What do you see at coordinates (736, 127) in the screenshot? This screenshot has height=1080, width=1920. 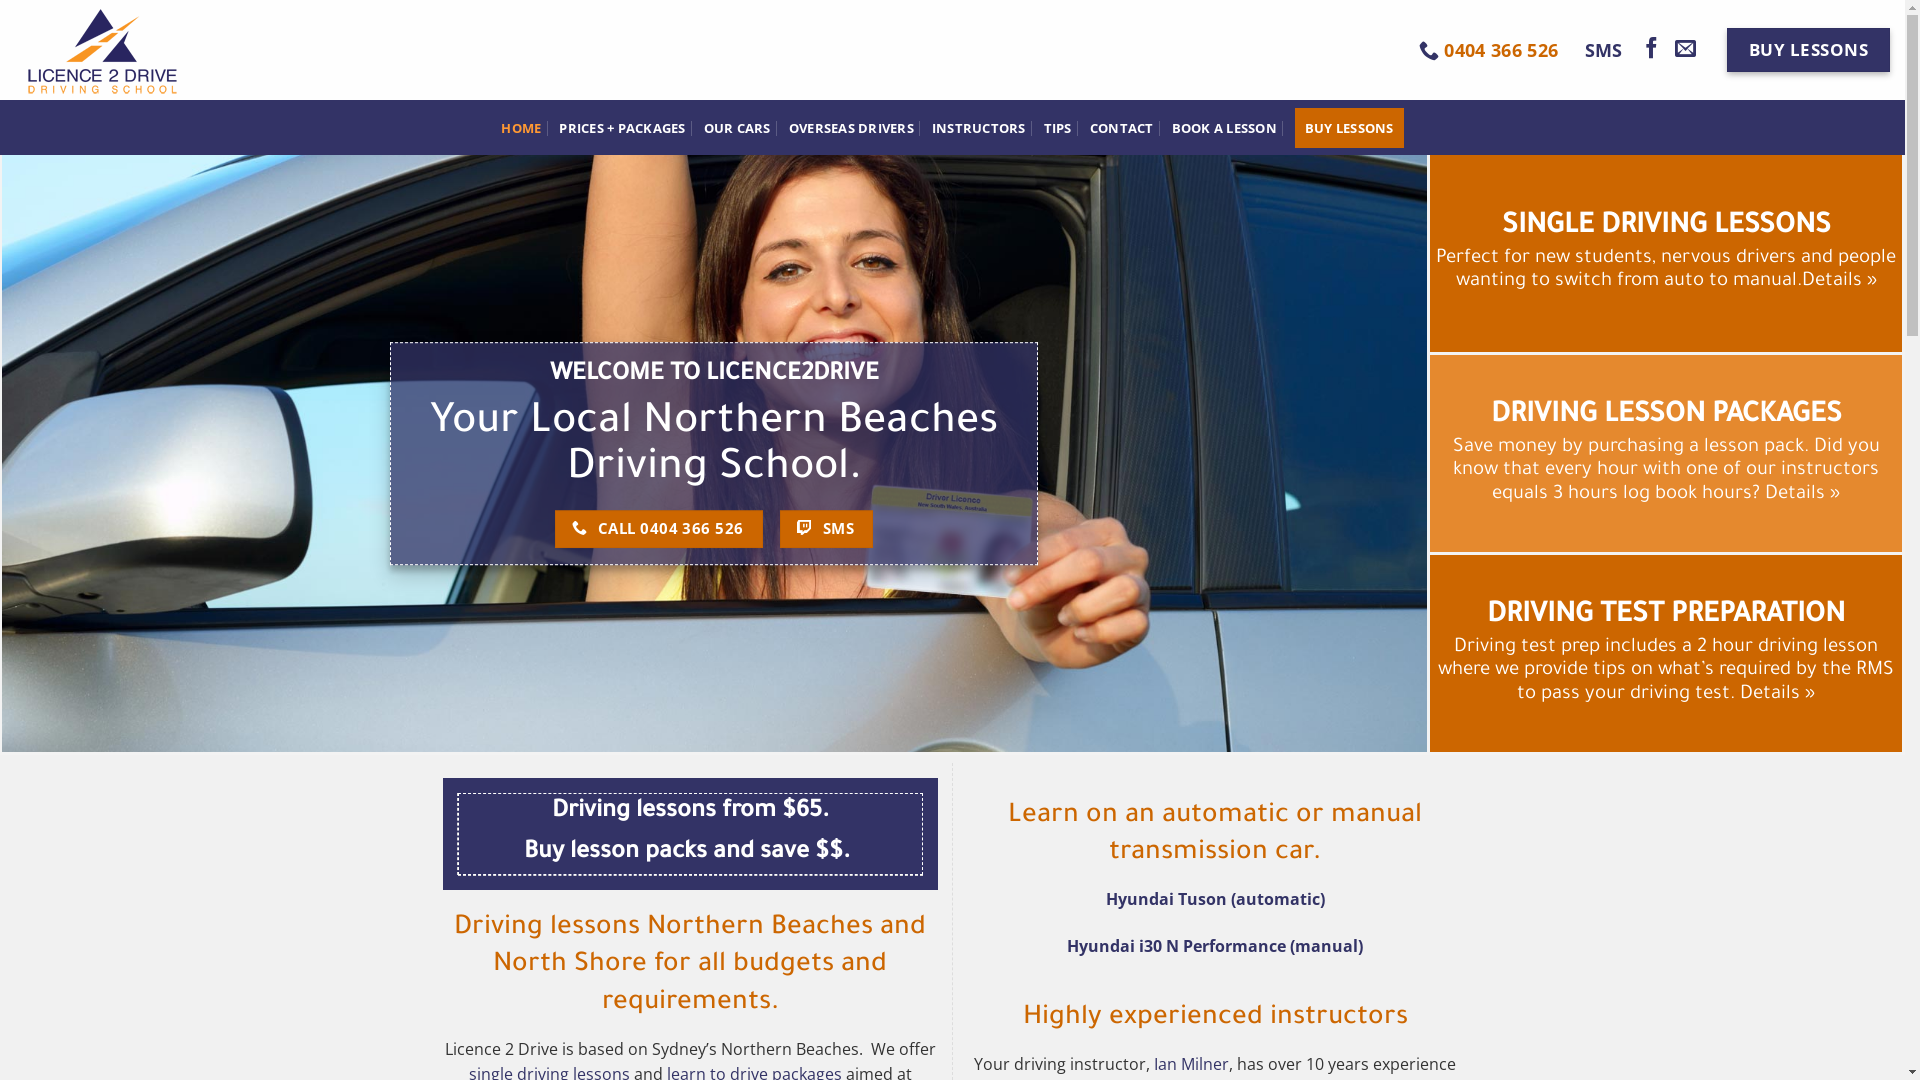 I see `'OUR CARS'` at bounding box center [736, 127].